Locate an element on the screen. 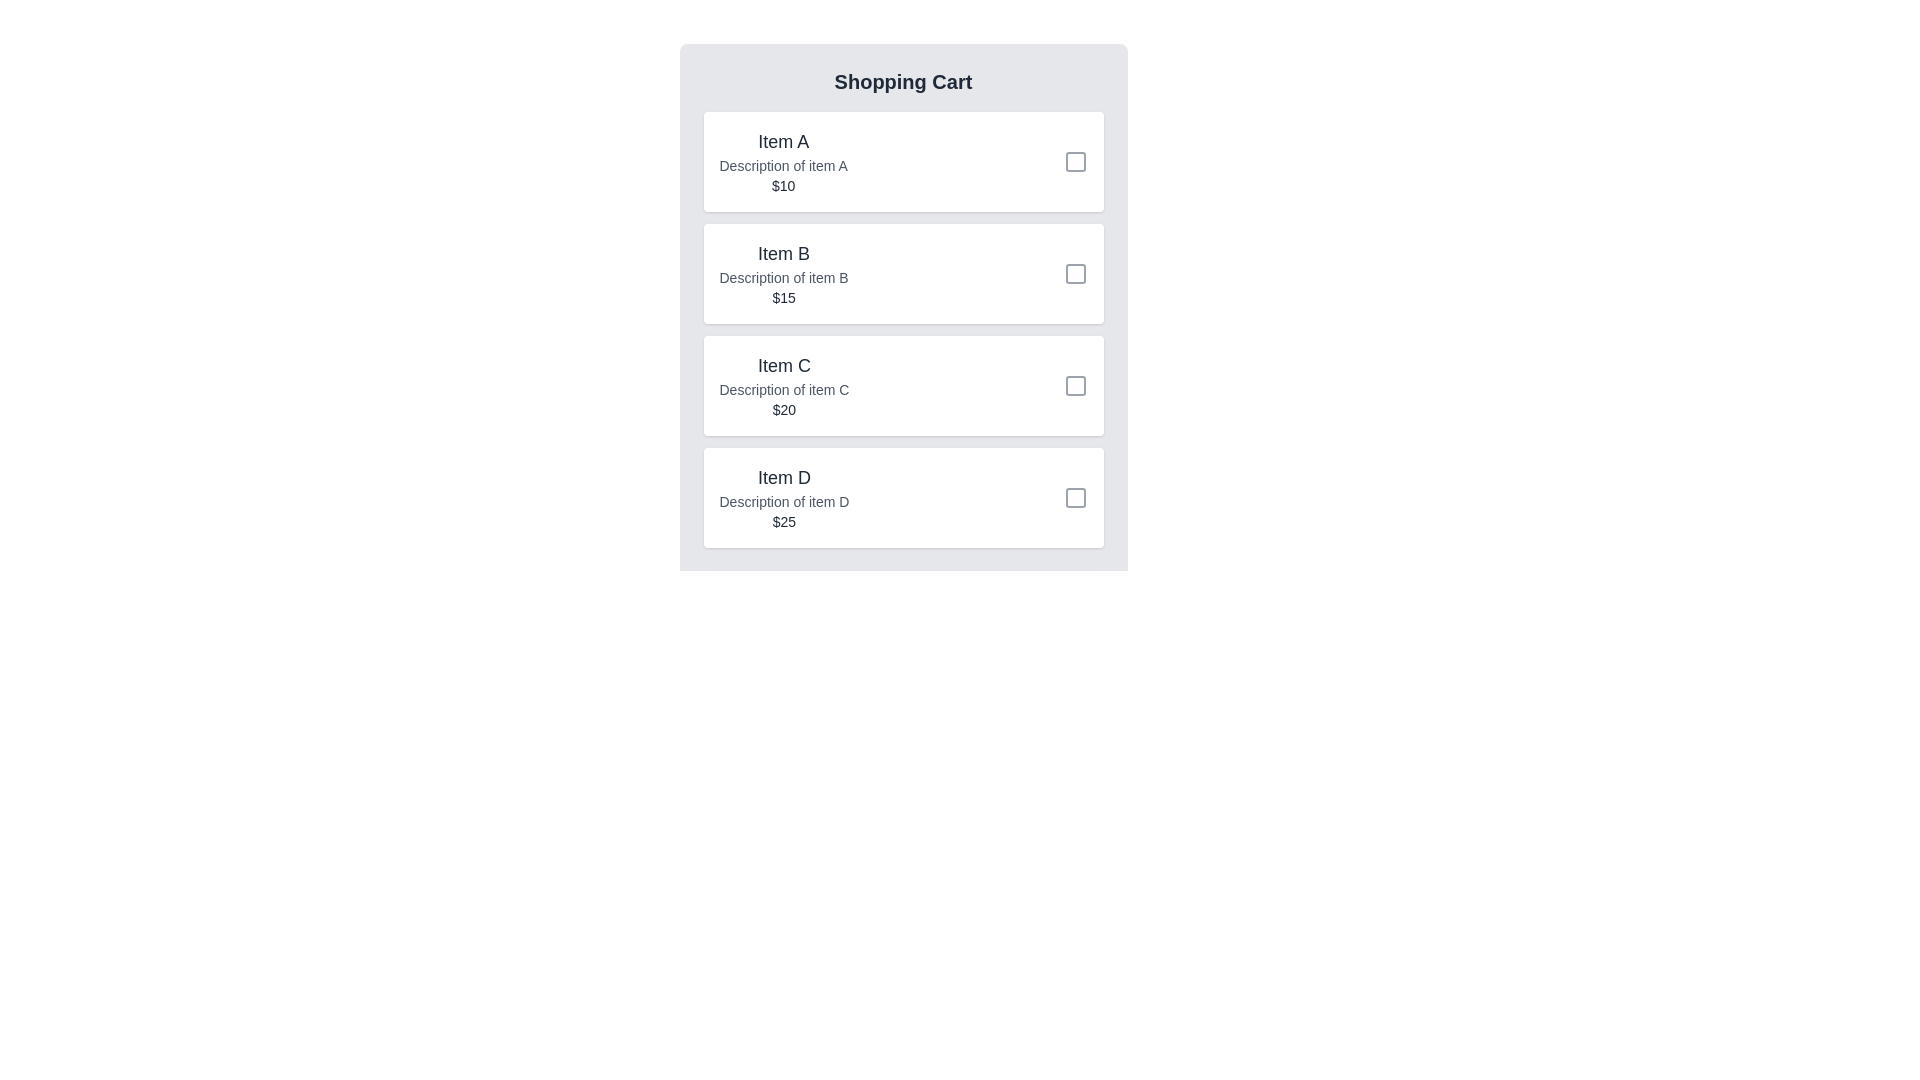  the icon in the 'Item A' section of the shopping cart is located at coordinates (1074, 161).